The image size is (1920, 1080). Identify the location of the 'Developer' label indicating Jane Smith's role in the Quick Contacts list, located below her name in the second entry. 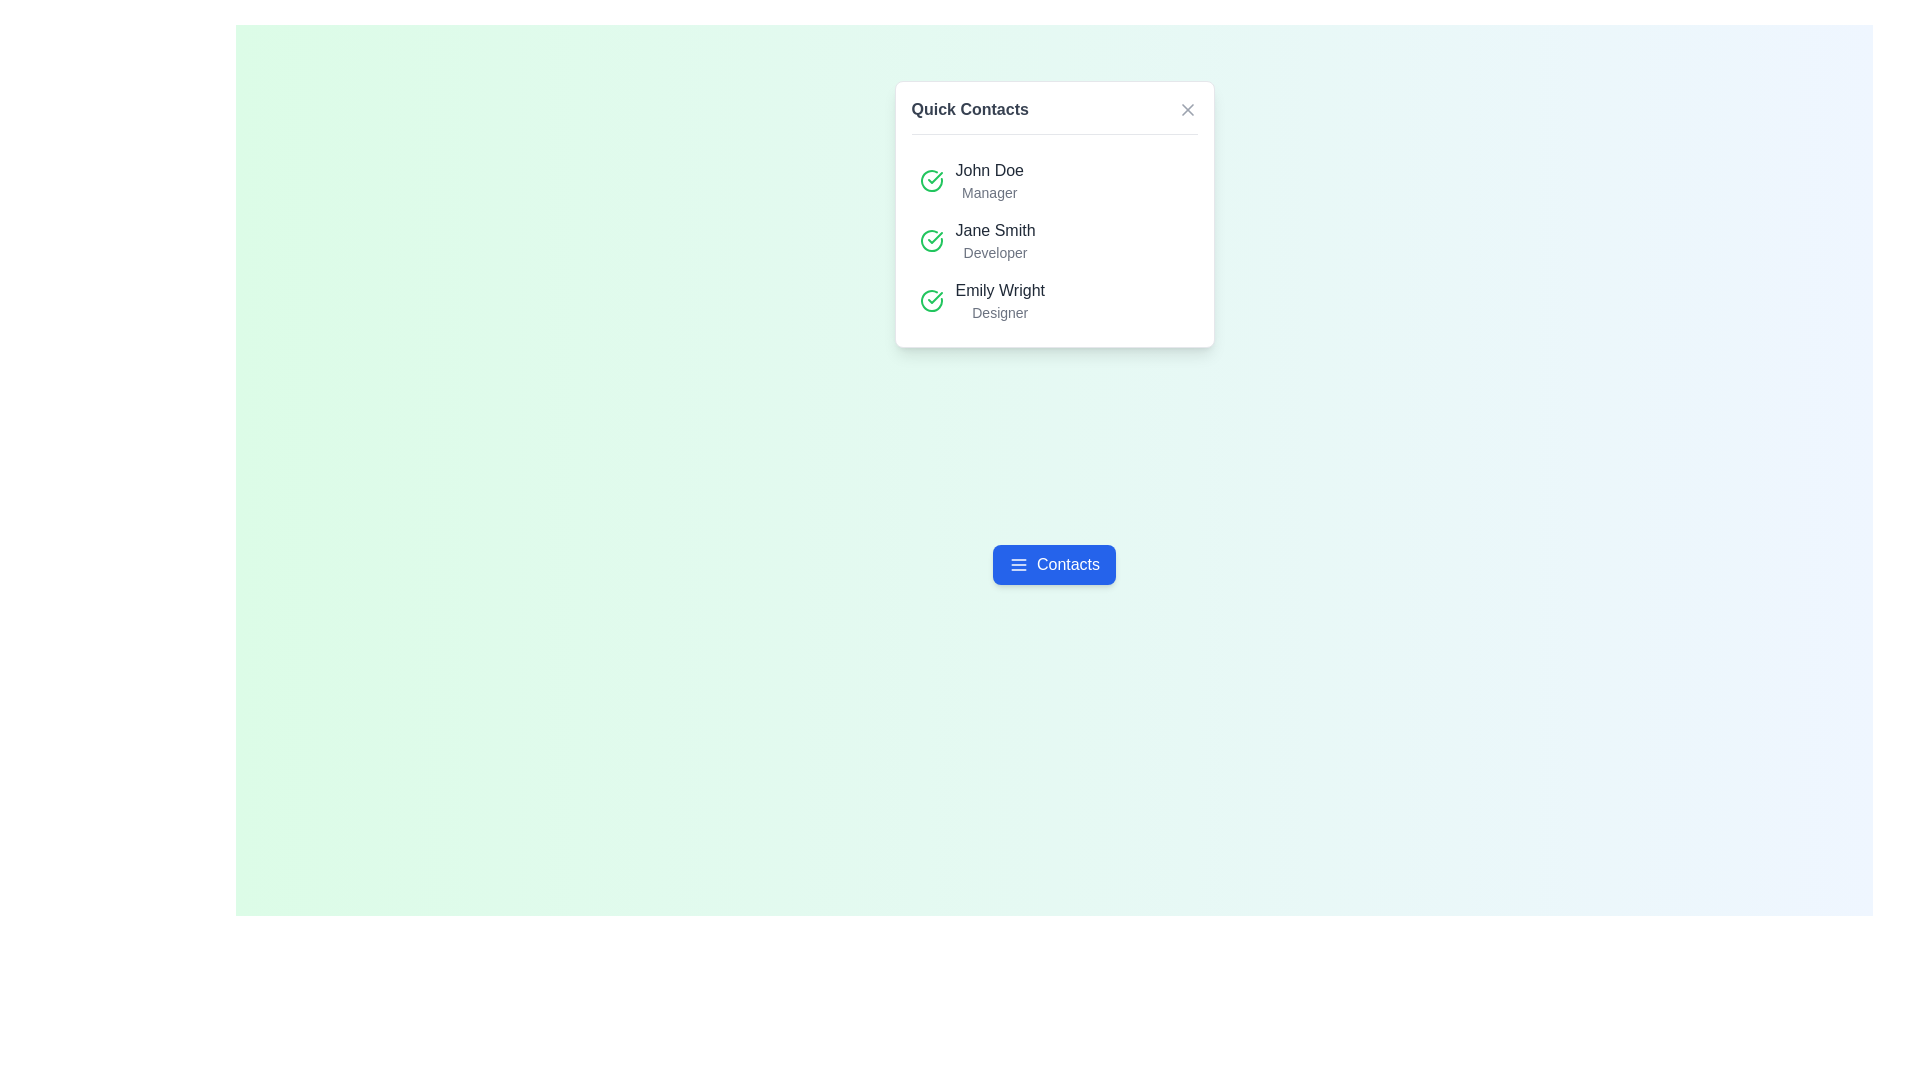
(995, 252).